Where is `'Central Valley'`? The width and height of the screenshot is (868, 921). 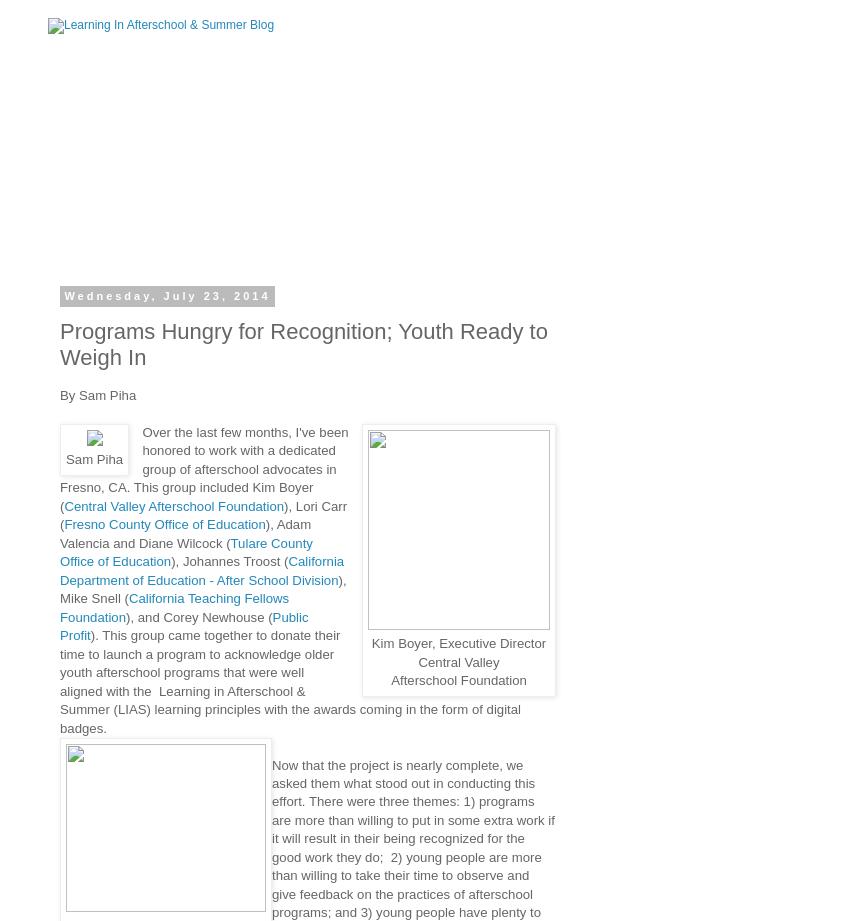
'Central Valley' is located at coordinates (458, 661).